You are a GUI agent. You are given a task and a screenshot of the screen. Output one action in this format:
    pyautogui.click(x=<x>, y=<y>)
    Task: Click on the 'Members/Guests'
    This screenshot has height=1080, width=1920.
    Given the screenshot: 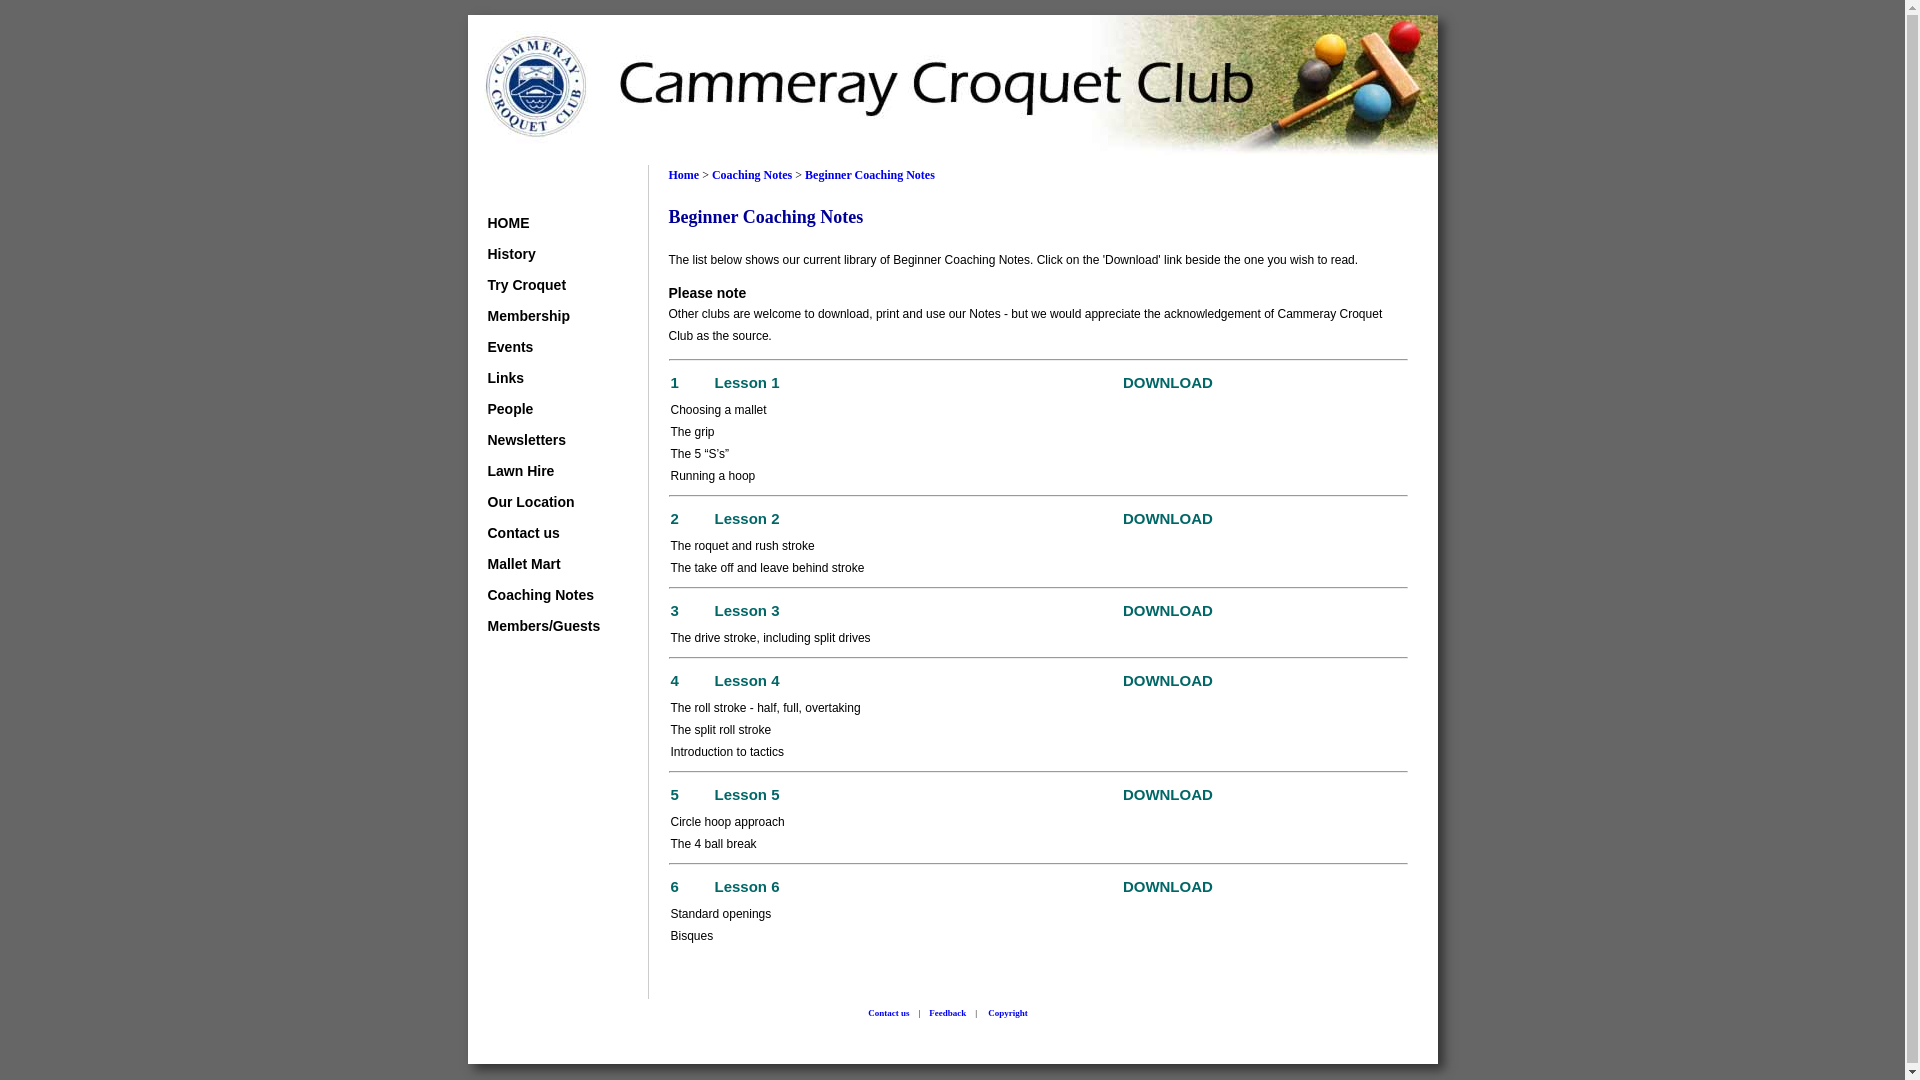 What is the action you would take?
    pyautogui.click(x=488, y=624)
    